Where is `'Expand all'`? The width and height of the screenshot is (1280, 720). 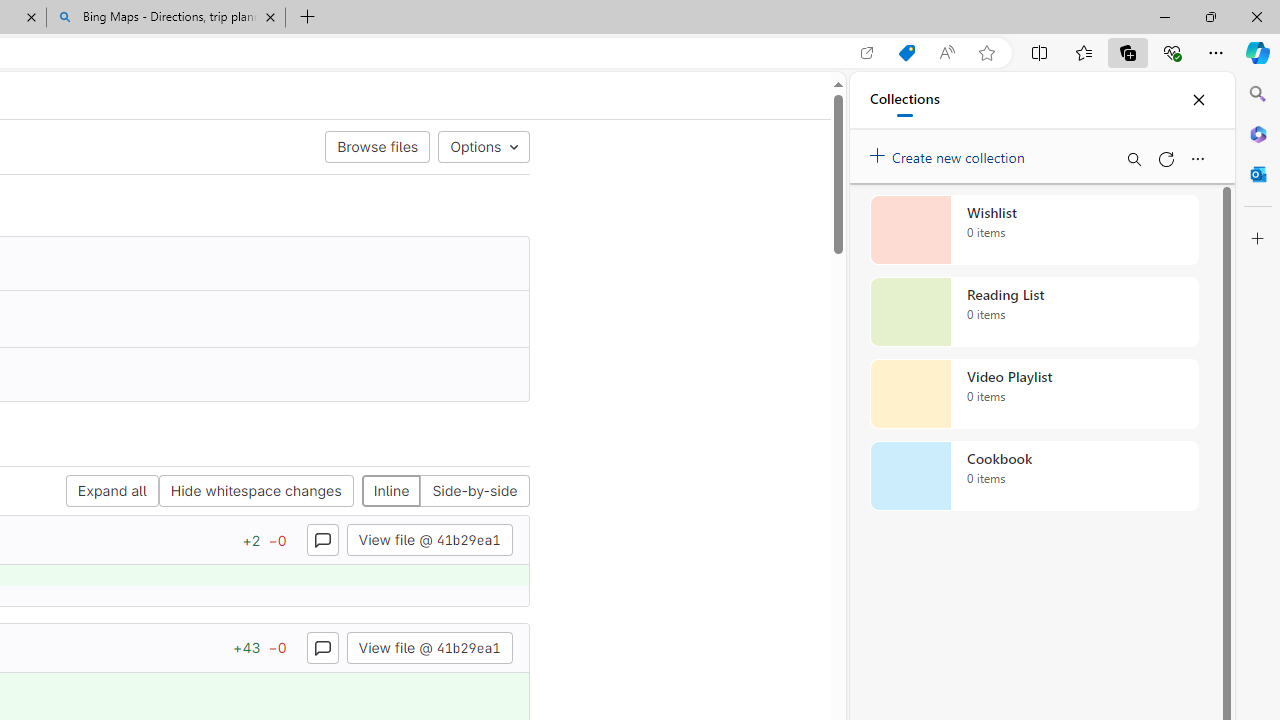 'Expand all' is located at coordinates (111, 491).